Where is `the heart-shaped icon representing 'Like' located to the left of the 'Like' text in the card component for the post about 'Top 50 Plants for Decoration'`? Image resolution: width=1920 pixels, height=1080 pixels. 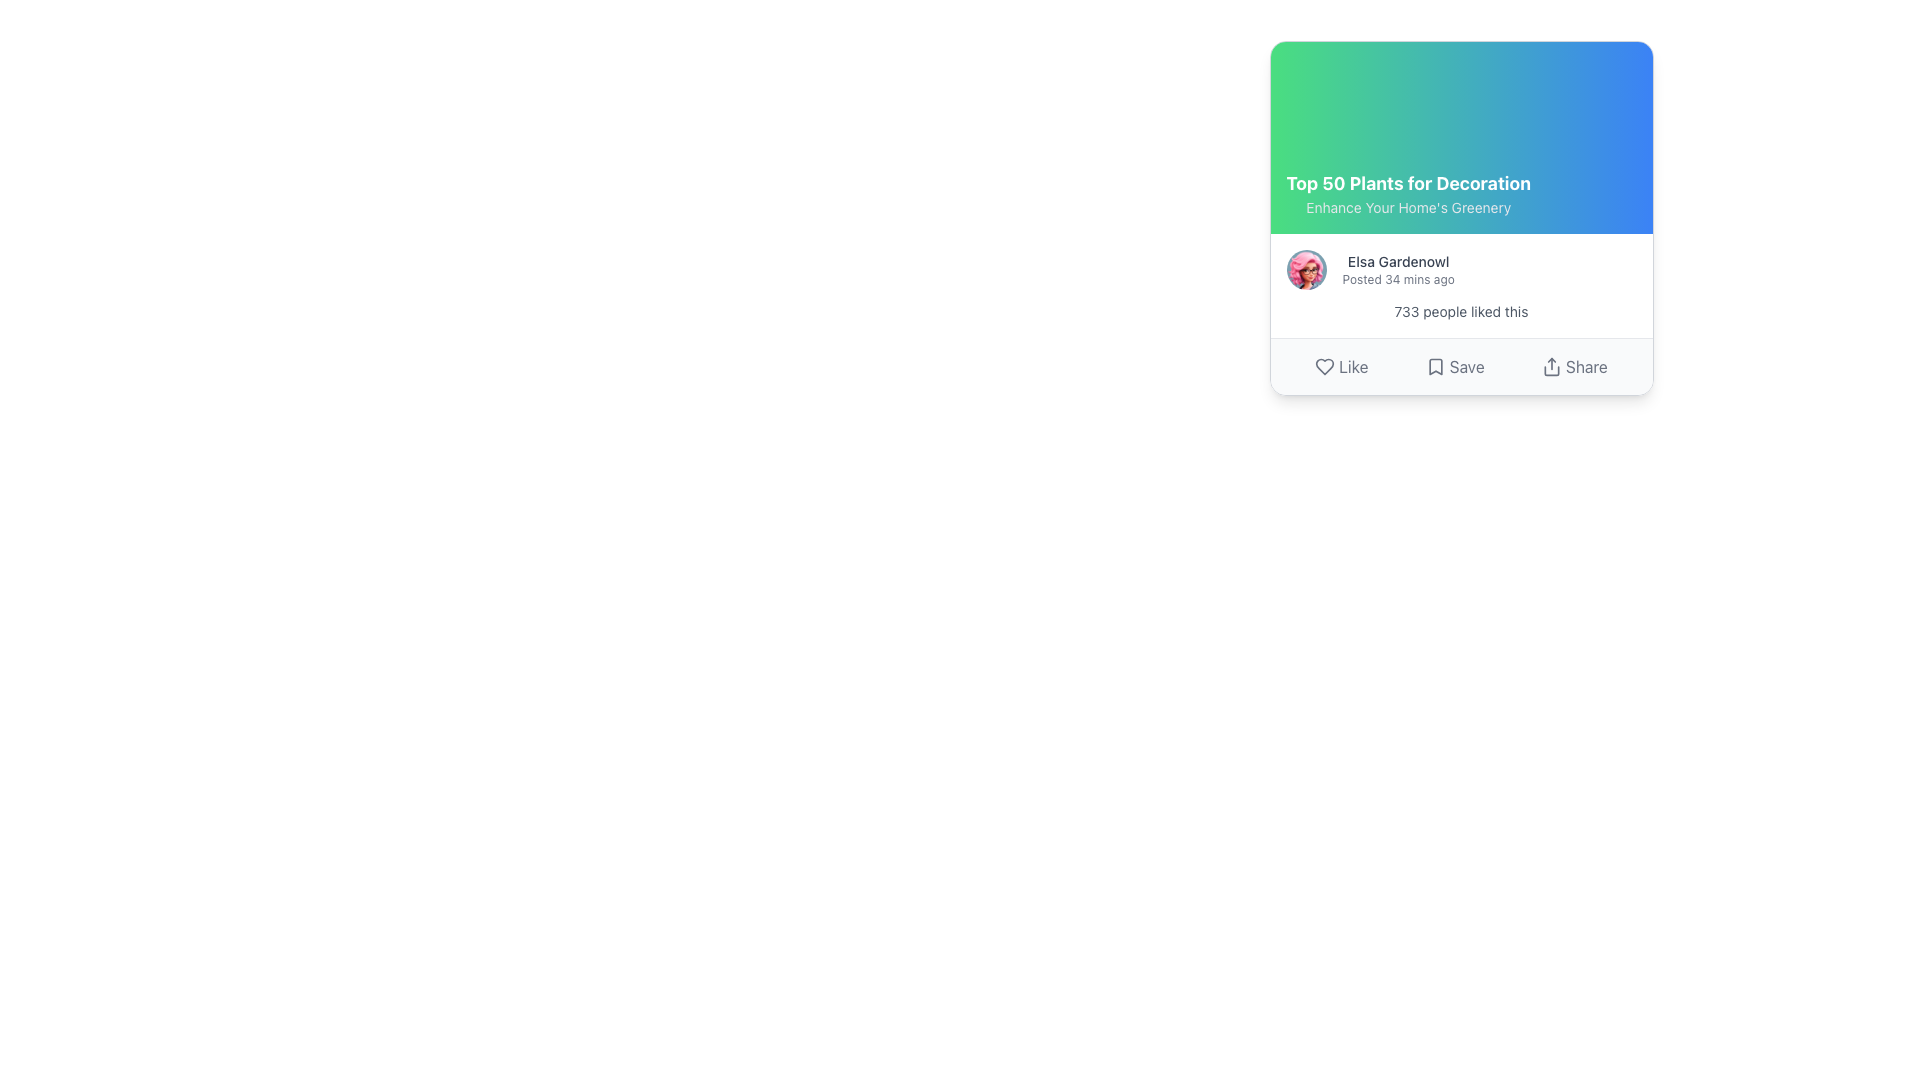 the heart-shaped icon representing 'Like' located to the left of the 'Like' text in the card component for the post about 'Top 50 Plants for Decoration' is located at coordinates (1325, 366).